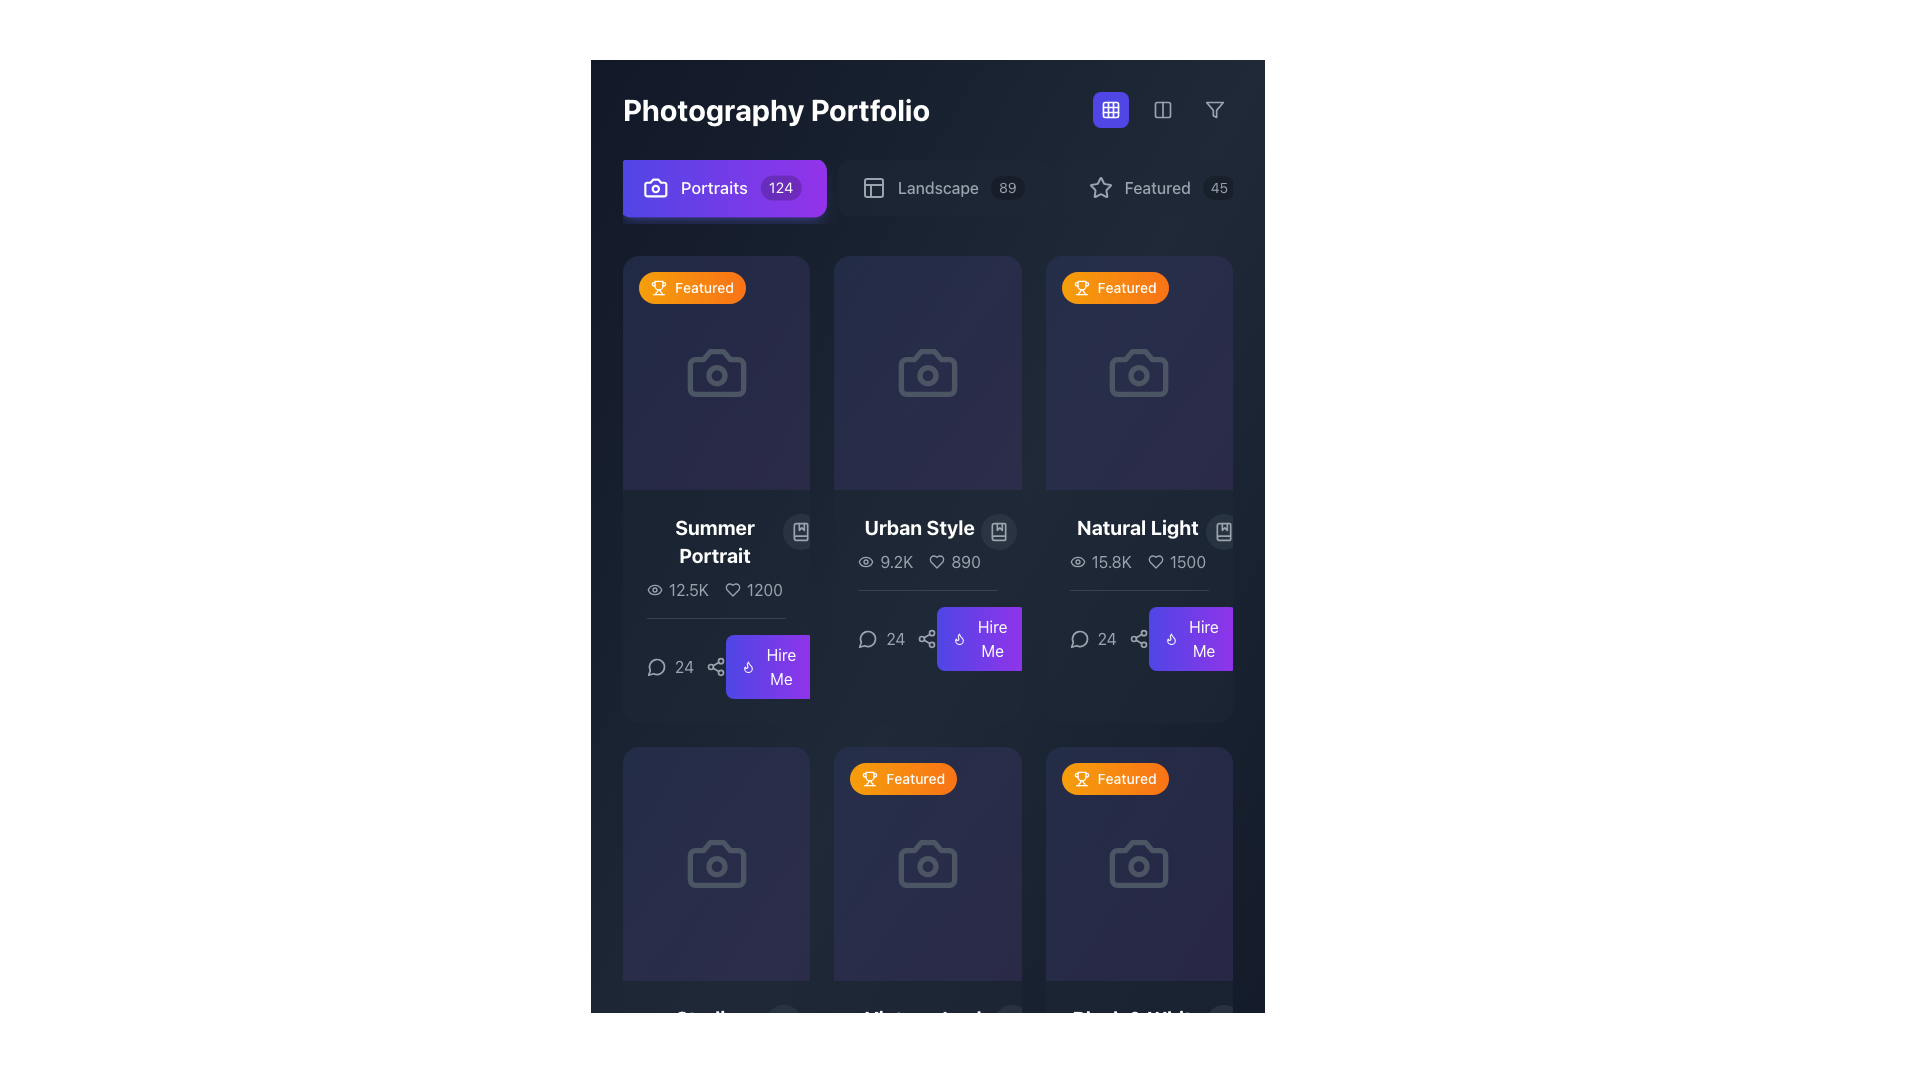 The image size is (1920, 1080). Describe the element at coordinates (775, 110) in the screenshot. I see `the text label that serves as the header or title for the page layout, located centrally in the top section of the interface` at that location.